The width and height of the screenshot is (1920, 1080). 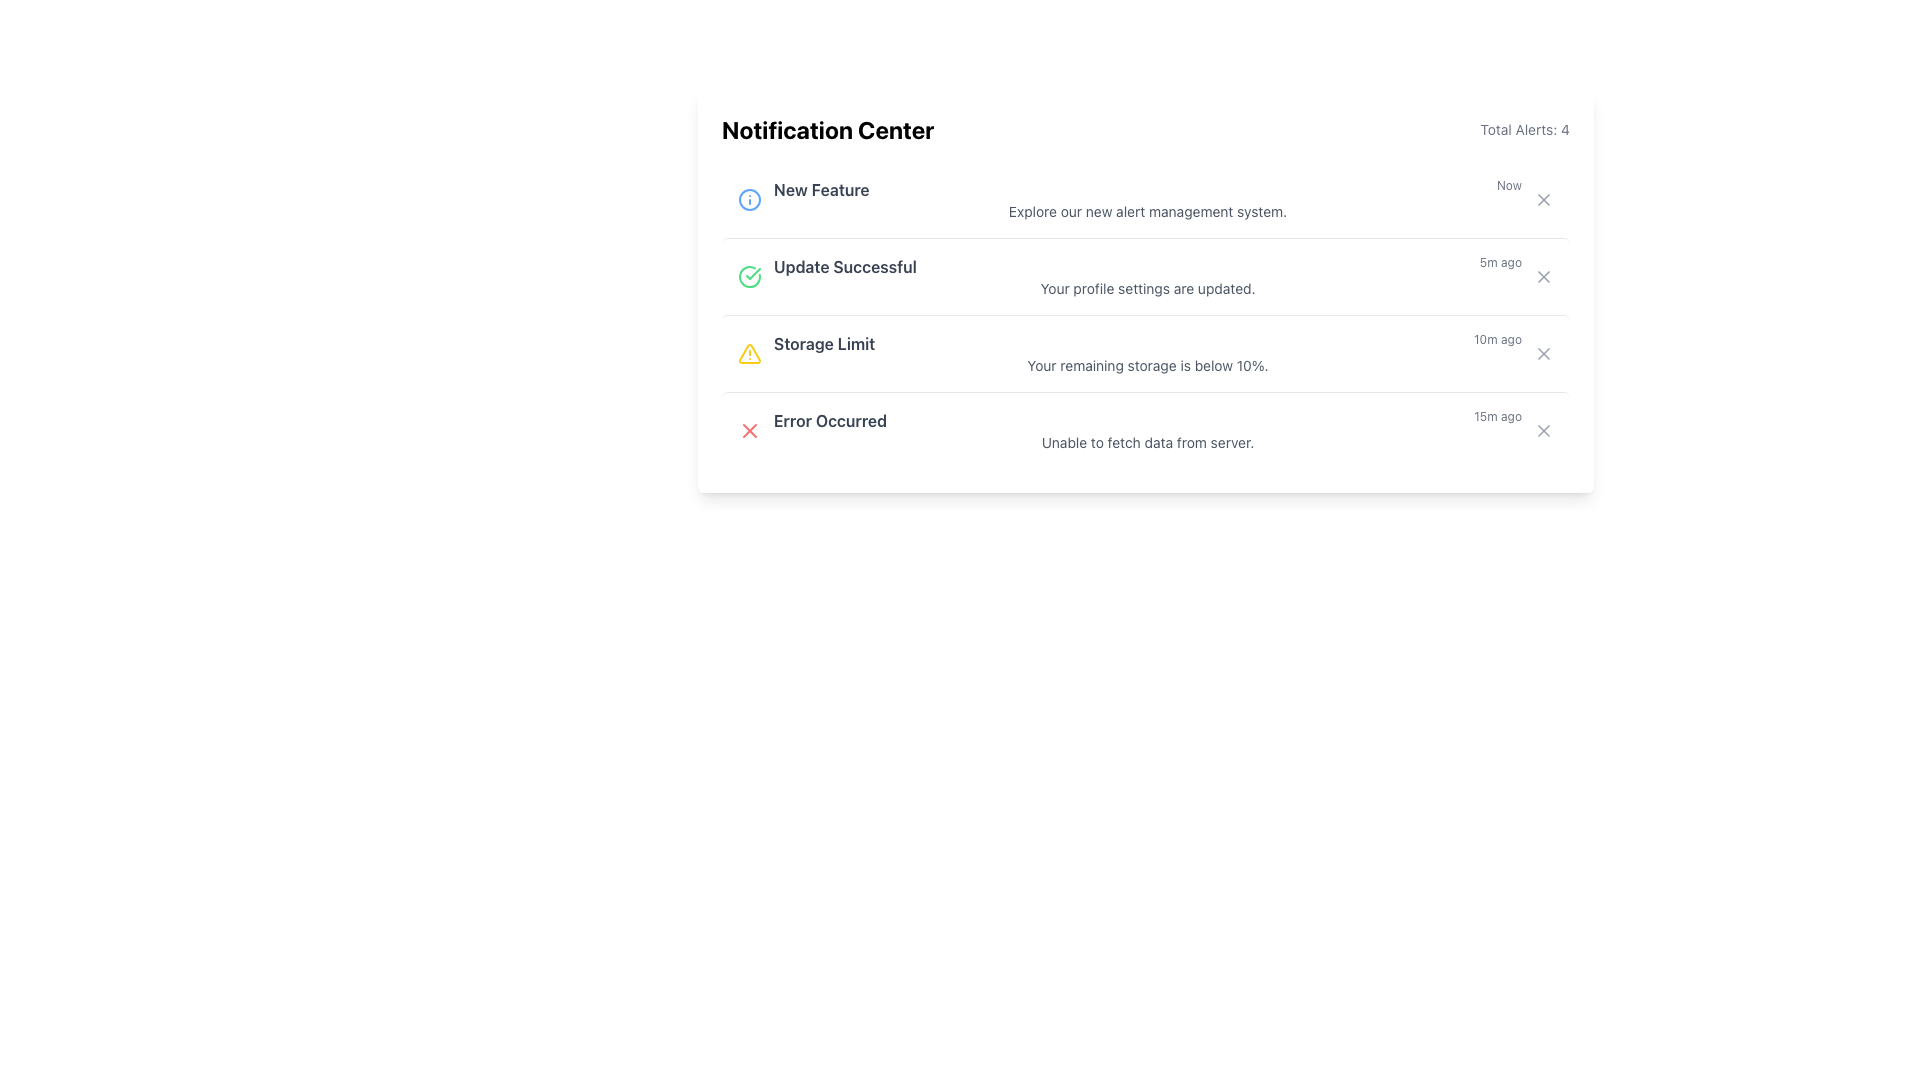 I want to click on the blue circular outline representing the information status, located to the left of the 'New Feature' notification title, so click(x=748, y=200).